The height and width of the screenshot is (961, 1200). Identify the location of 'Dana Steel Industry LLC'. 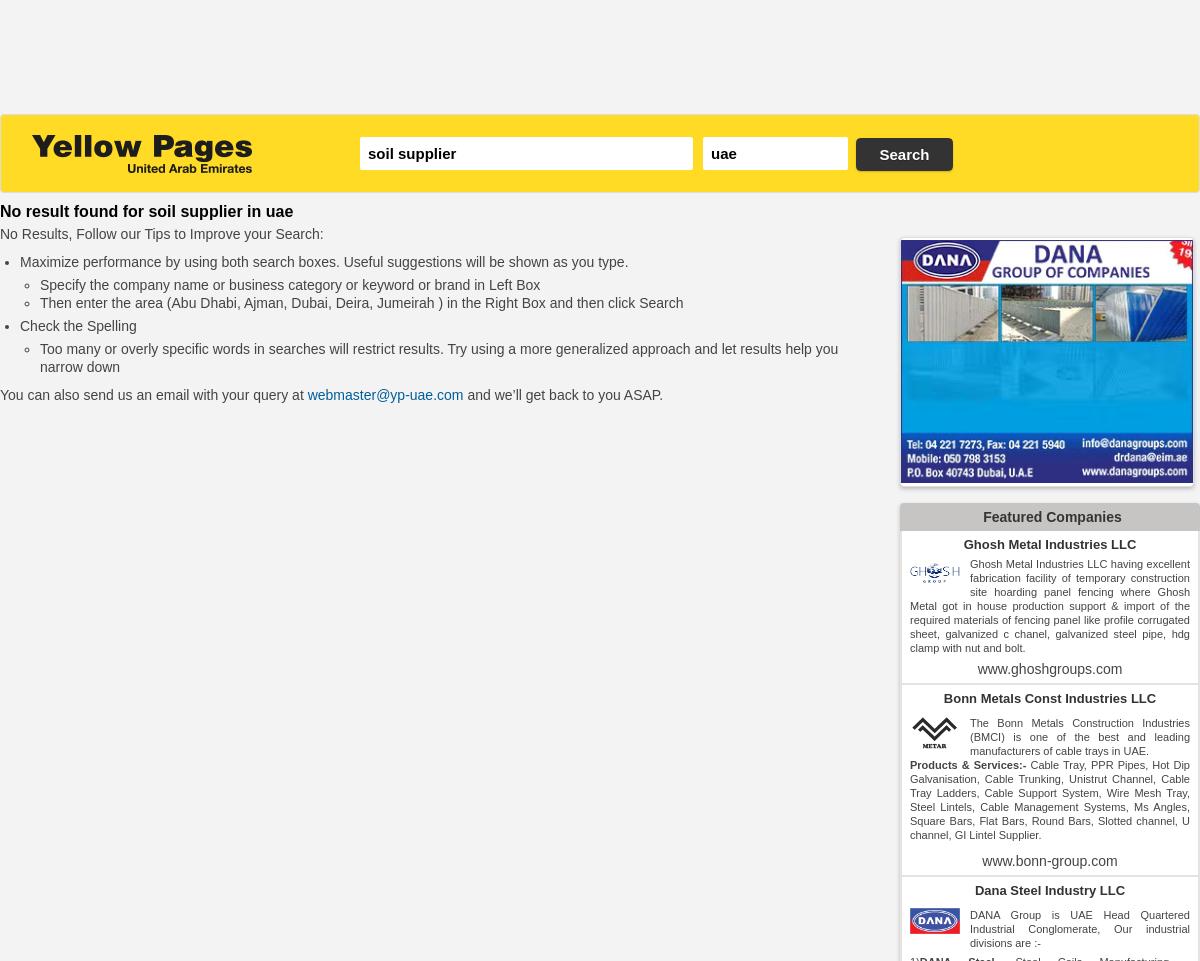
(1049, 889).